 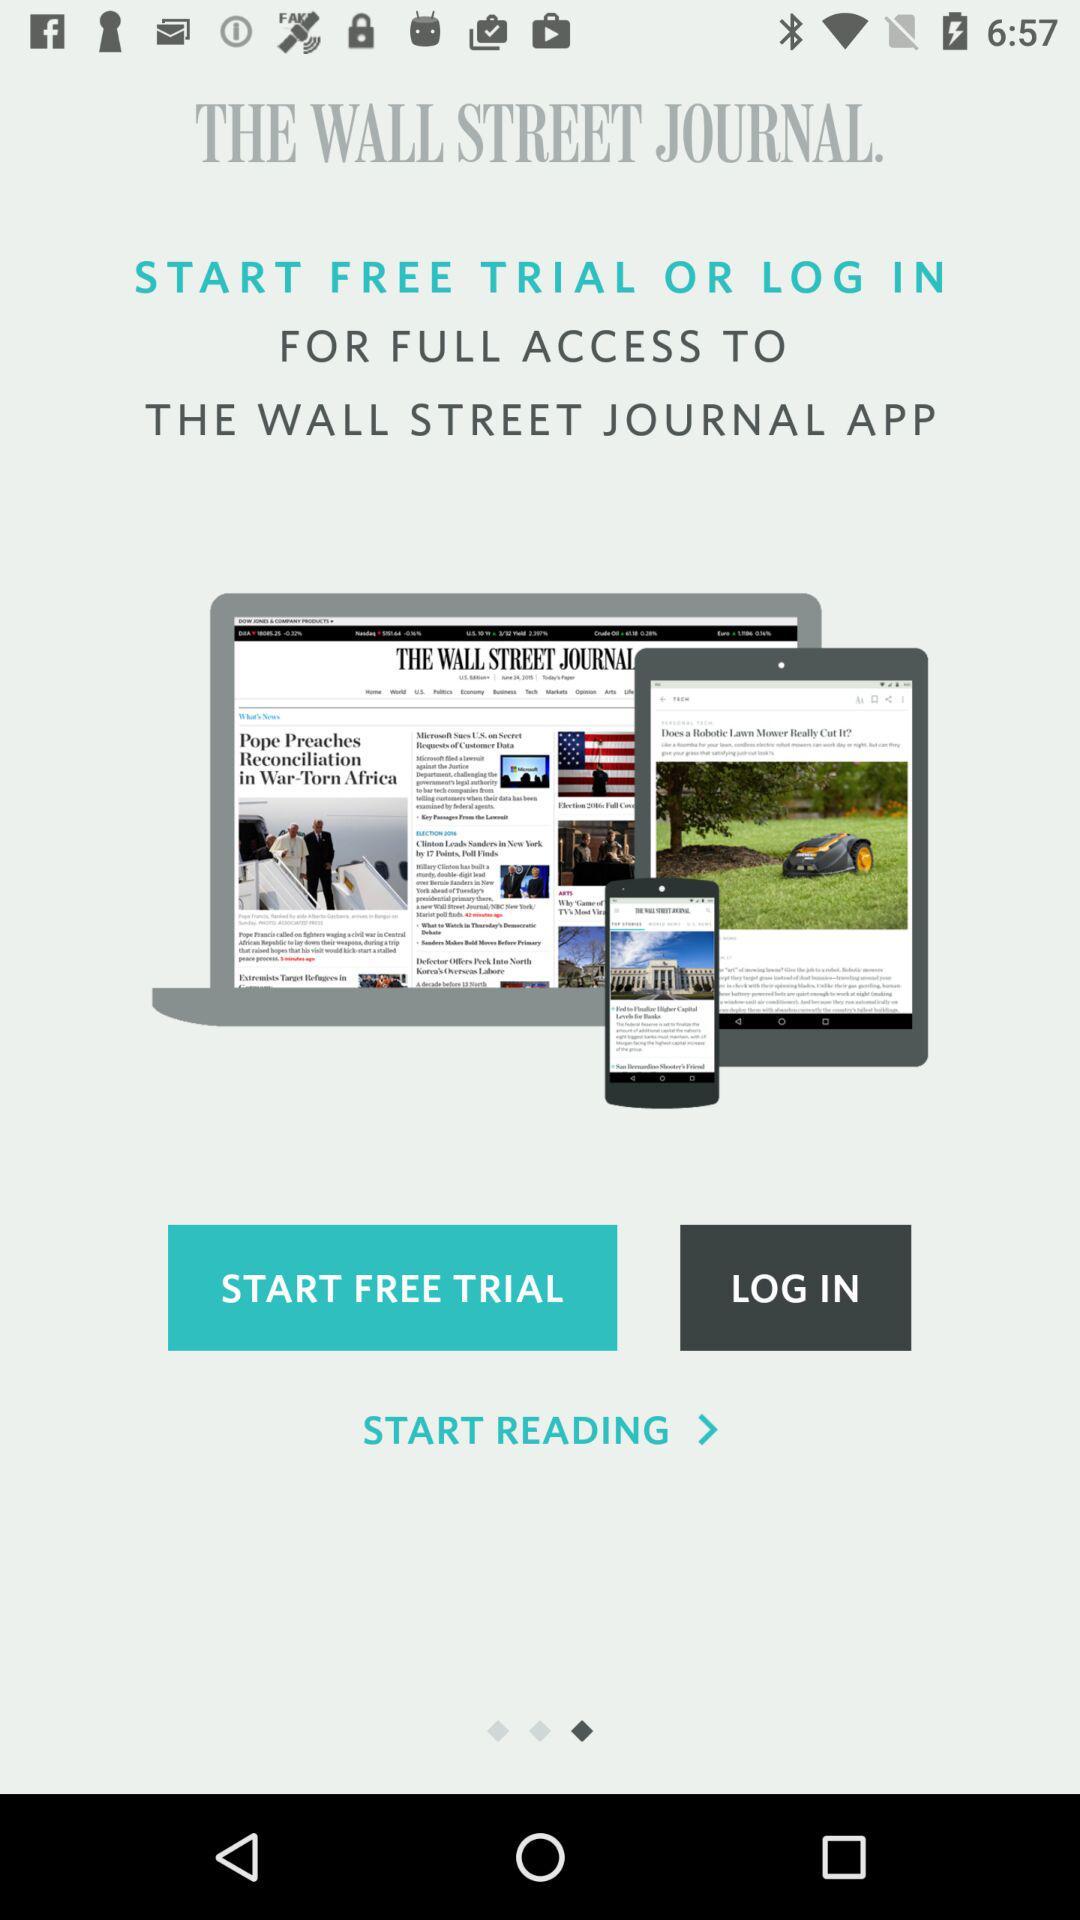 What do you see at coordinates (540, 1429) in the screenshot?
I see `start reading` at bounding box center [540, 1429].